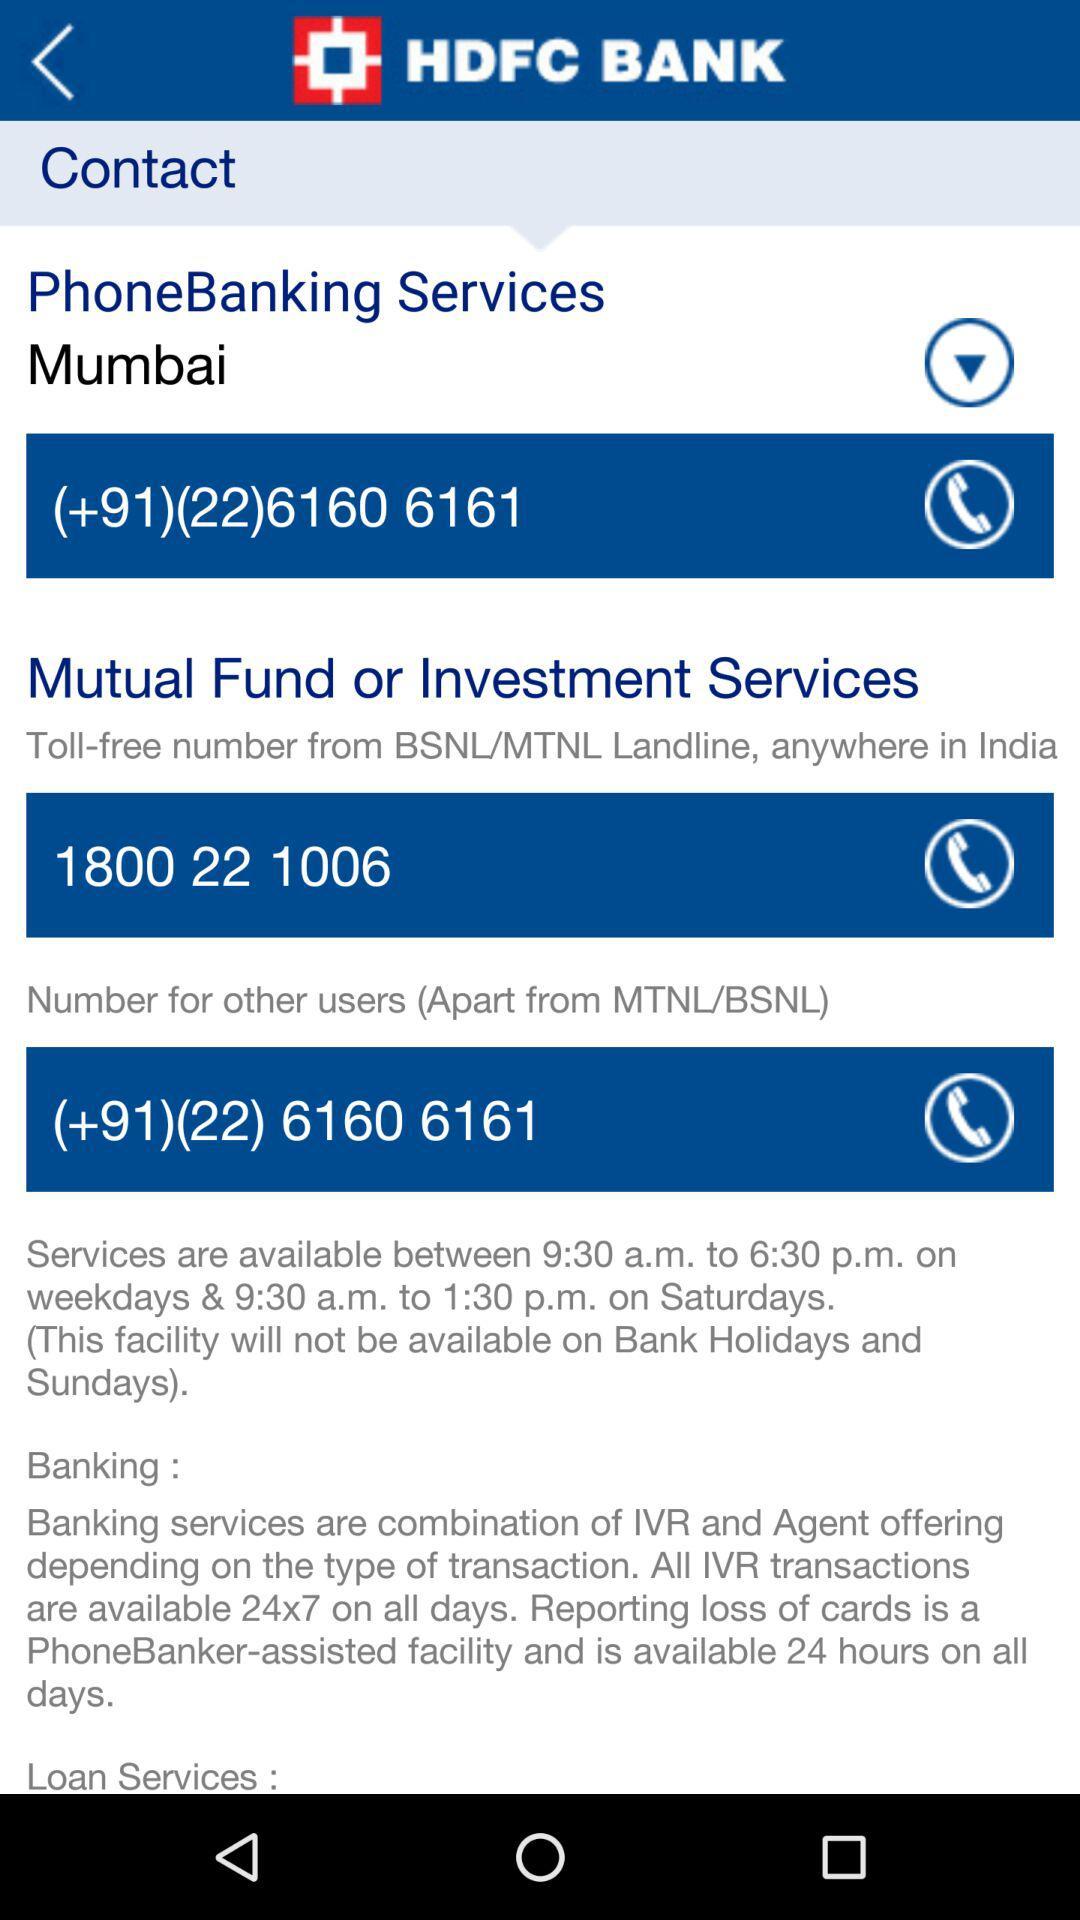 The width and height of the screenshot is (1080, 1920). Describe the element at coordinates (51, 64) in the screenshot. I see `the arrow_backward icon` at that location.